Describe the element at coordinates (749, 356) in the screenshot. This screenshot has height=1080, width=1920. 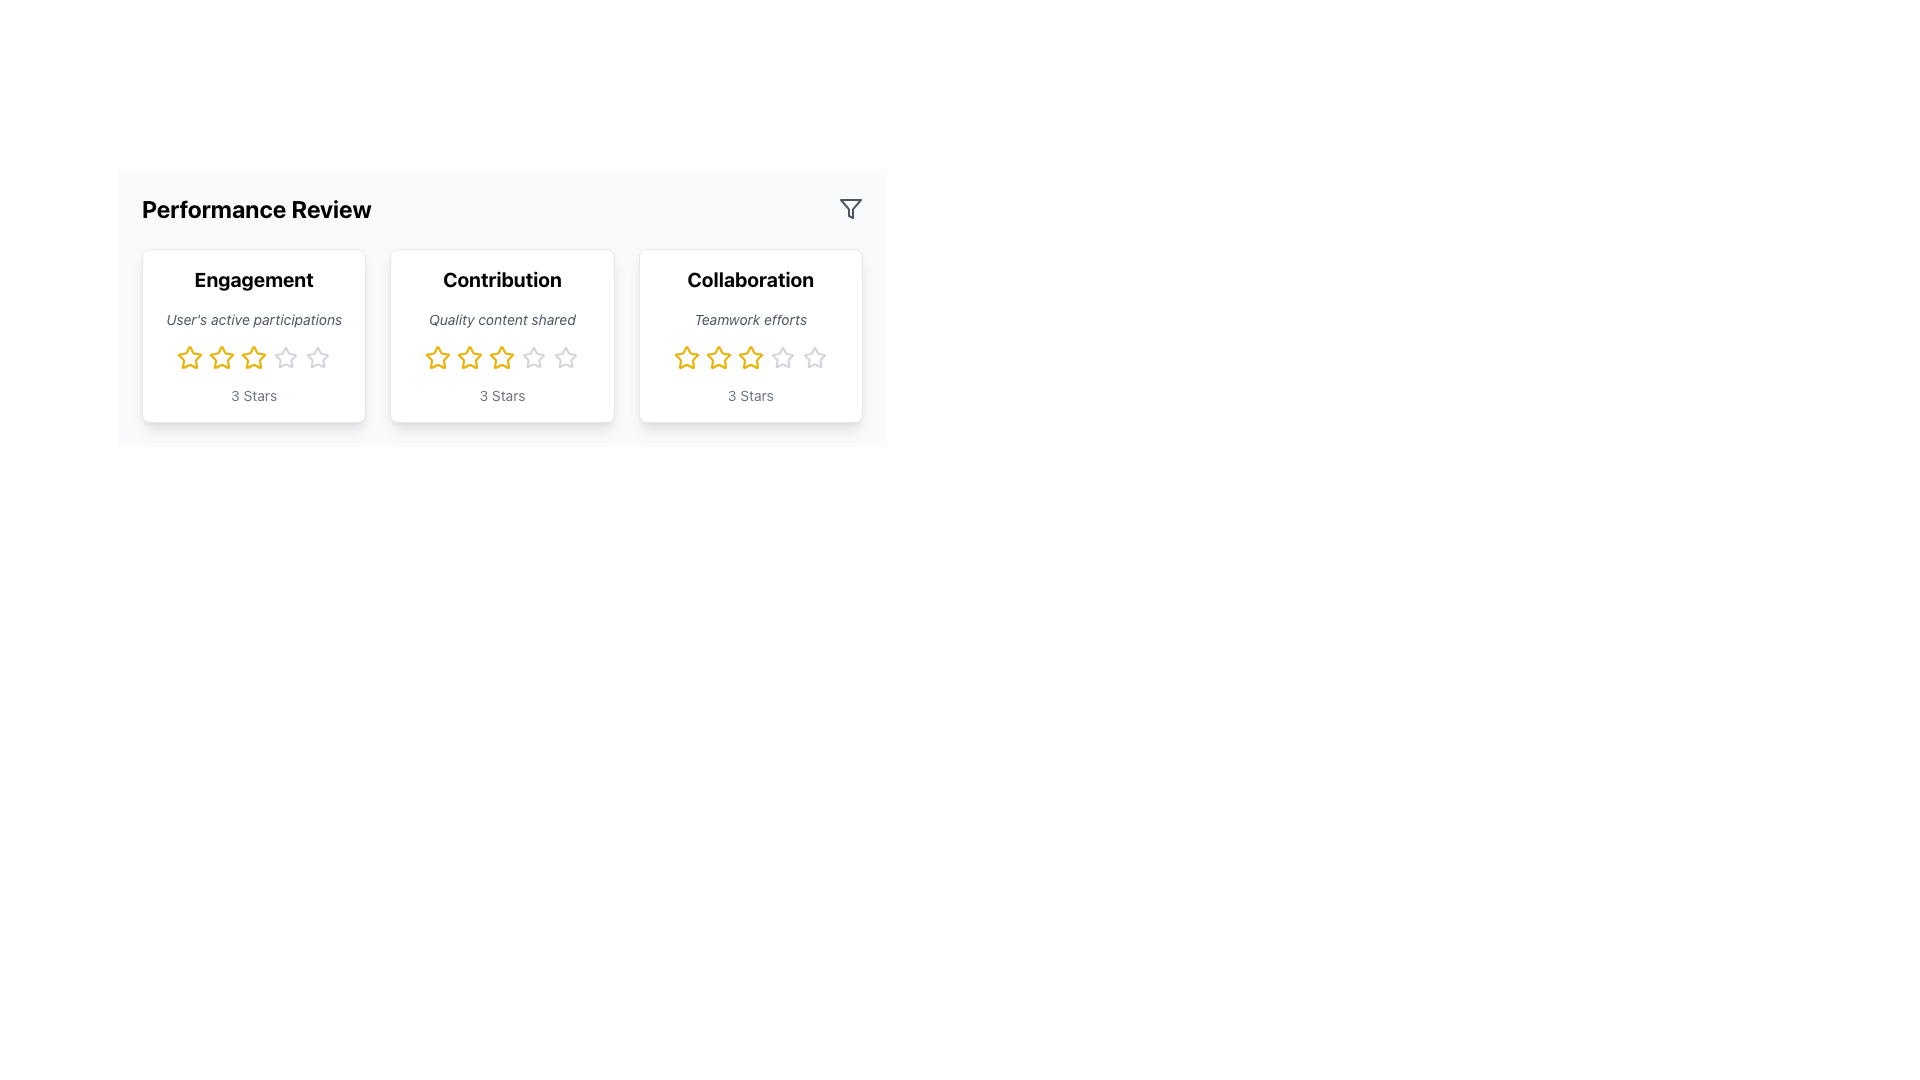
I see `the third star icon in the 'Collaboration' card to give or modify a rating for 'Teamwork efforts.'` at that location.